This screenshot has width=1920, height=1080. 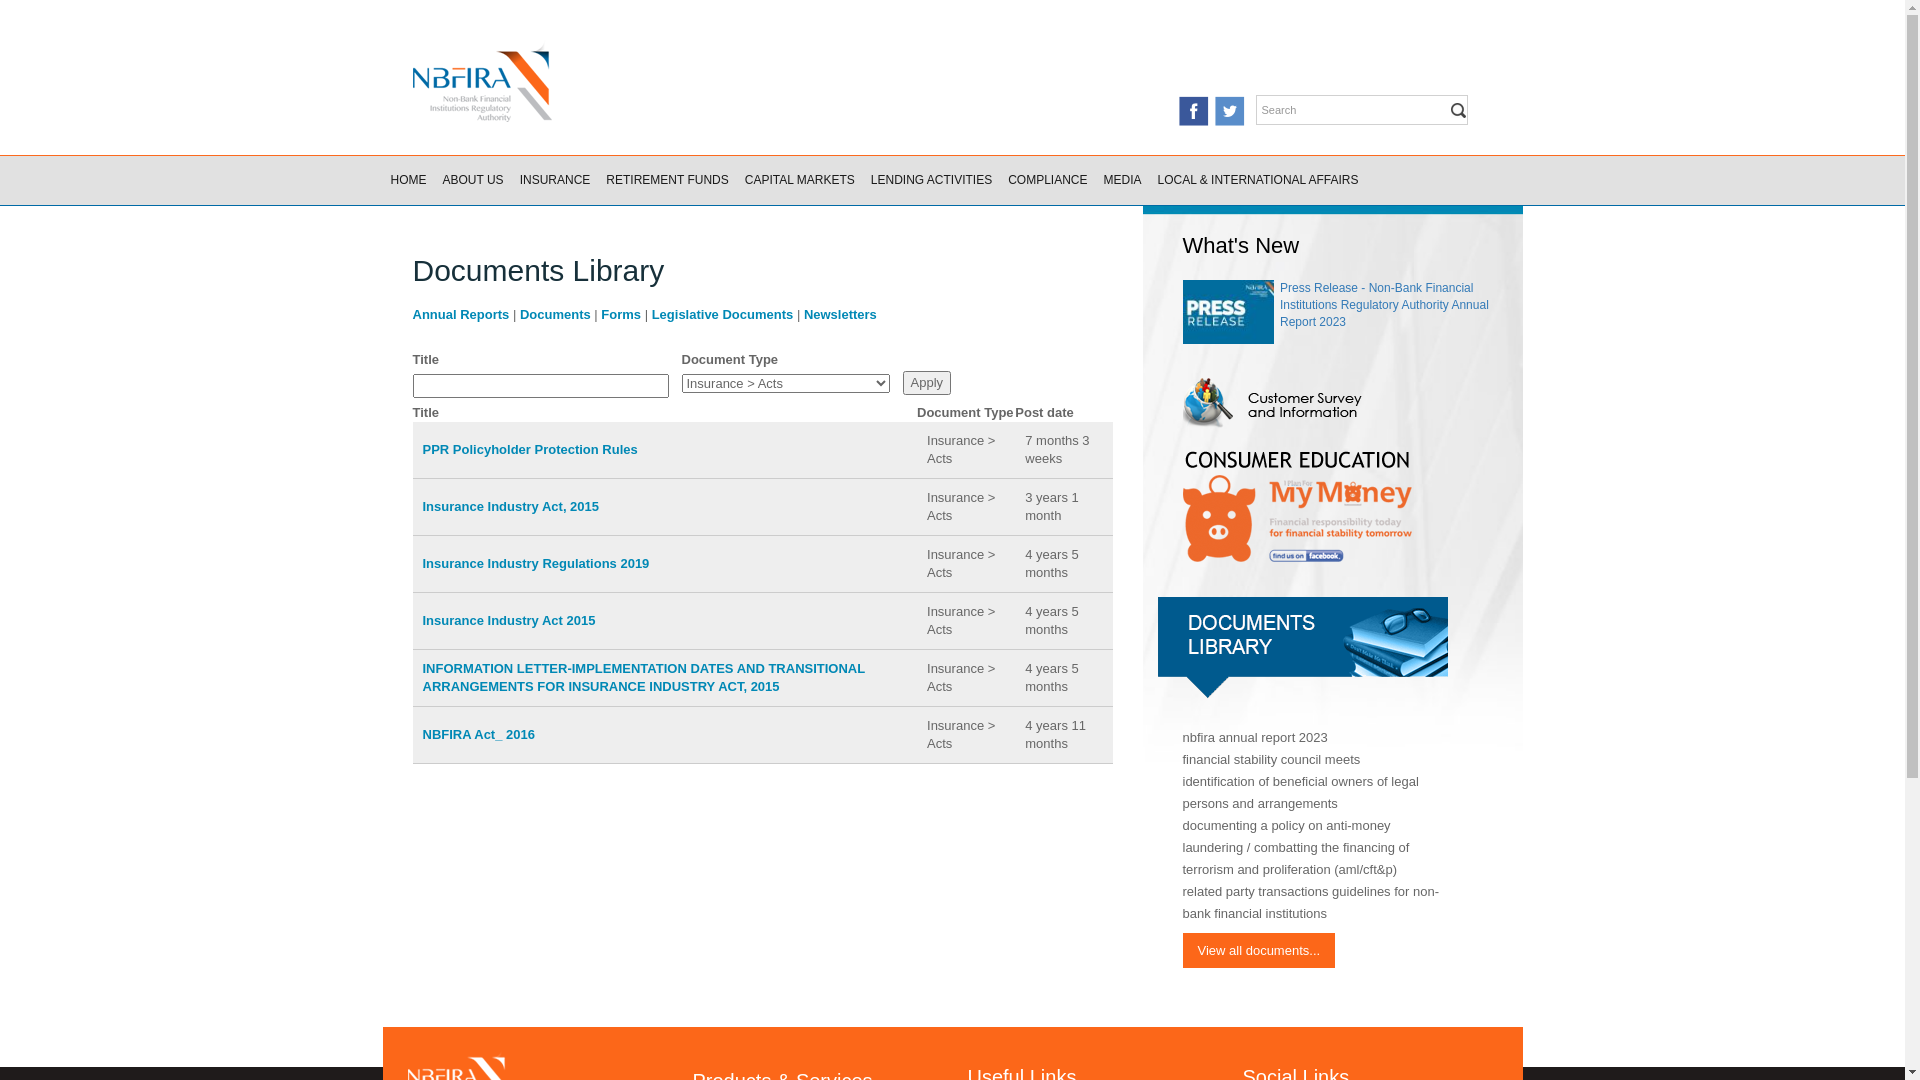 What do you see at coordinates (925, 382) in the screenshot?
I see `'Apply'` at bounding box center [925, 382].